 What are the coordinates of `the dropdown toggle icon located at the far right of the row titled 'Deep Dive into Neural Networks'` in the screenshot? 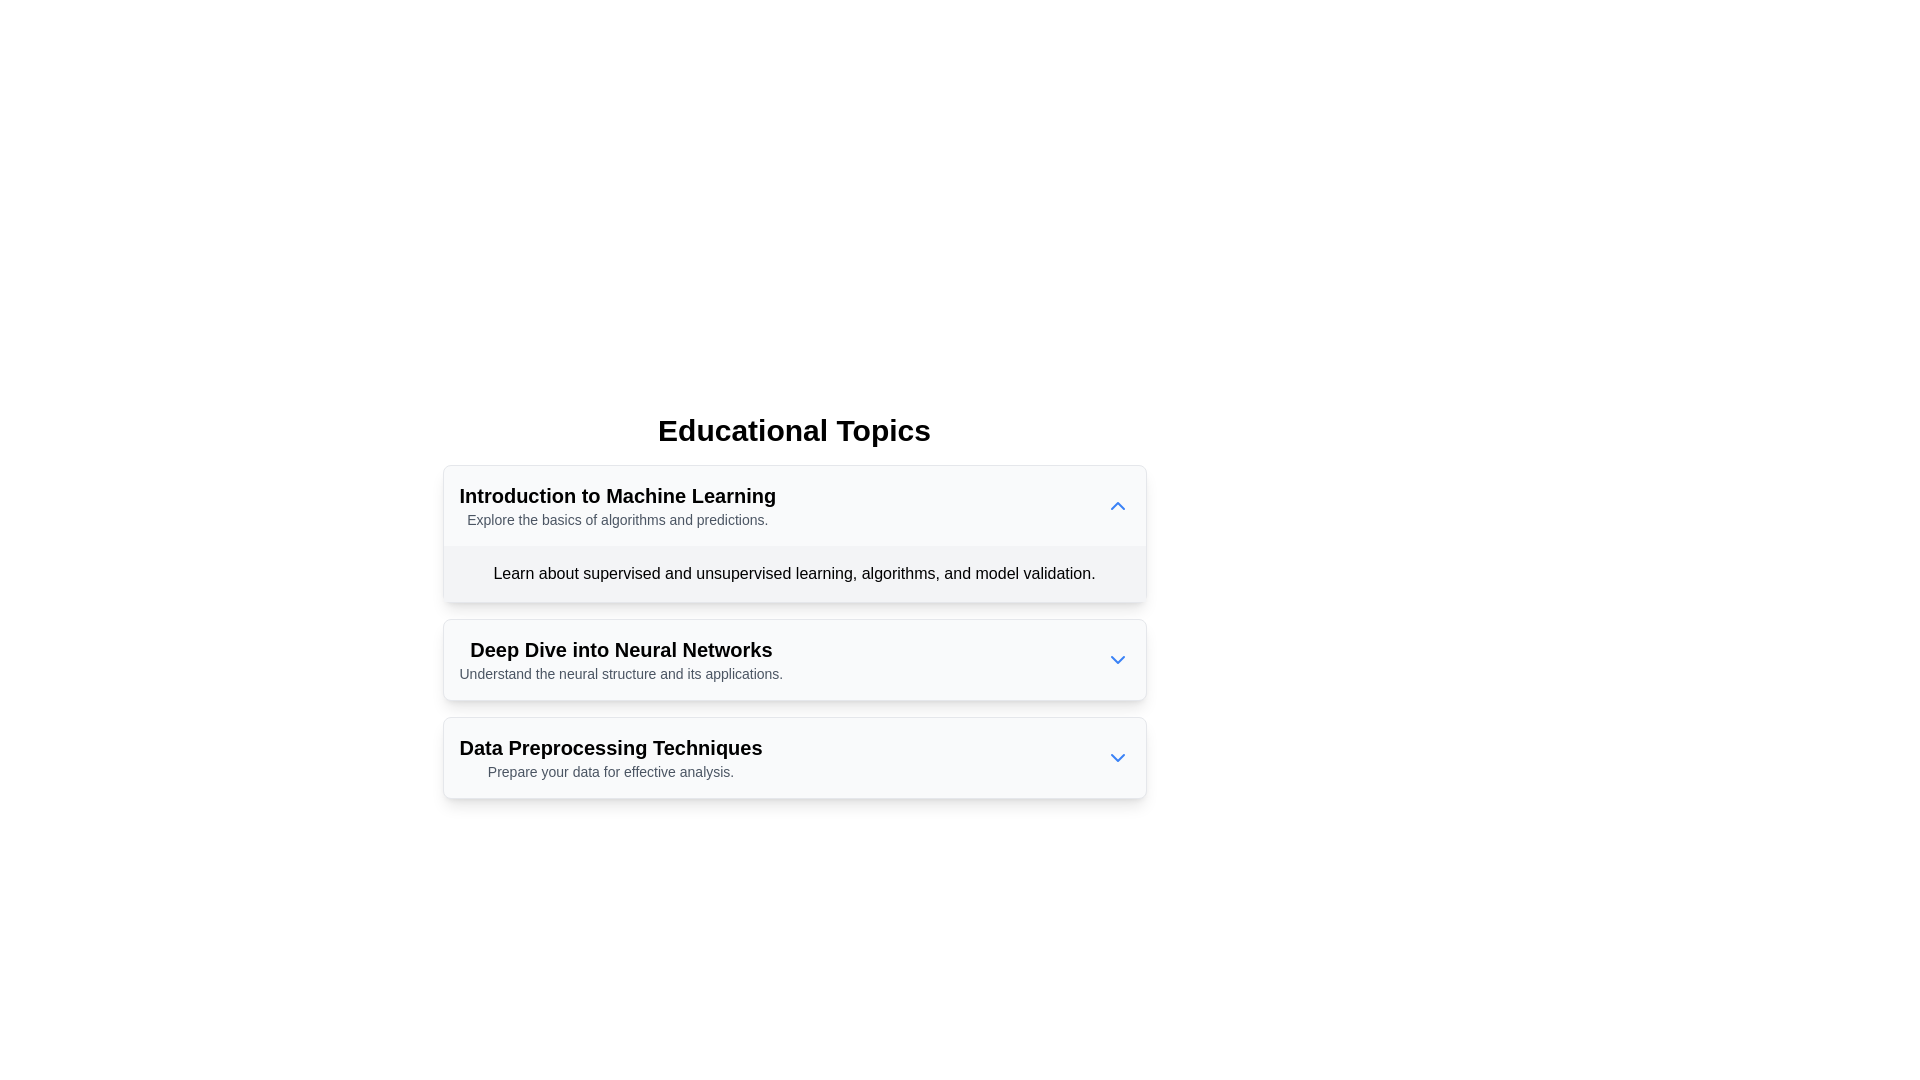 It's located at (1116, 659).